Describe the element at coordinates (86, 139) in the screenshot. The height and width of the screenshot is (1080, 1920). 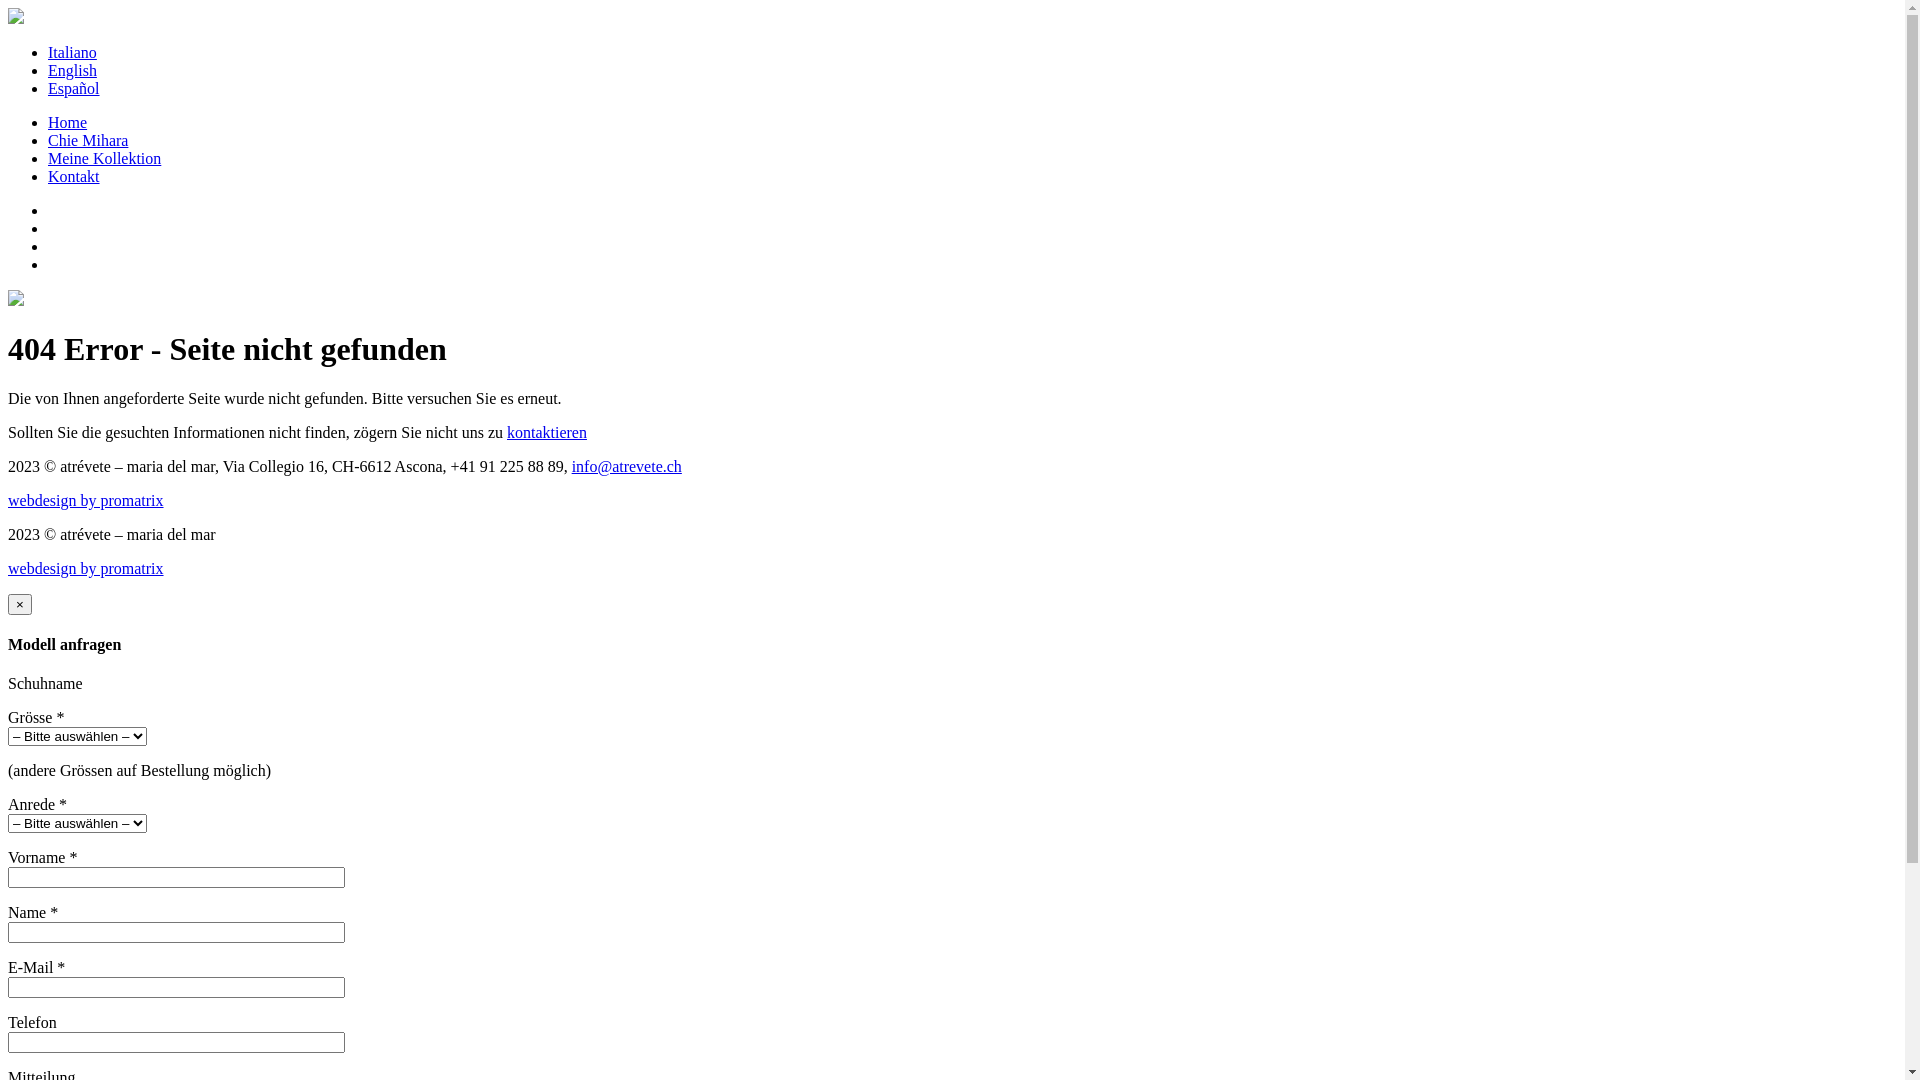
I see `'Chie Mihara'` at that location.